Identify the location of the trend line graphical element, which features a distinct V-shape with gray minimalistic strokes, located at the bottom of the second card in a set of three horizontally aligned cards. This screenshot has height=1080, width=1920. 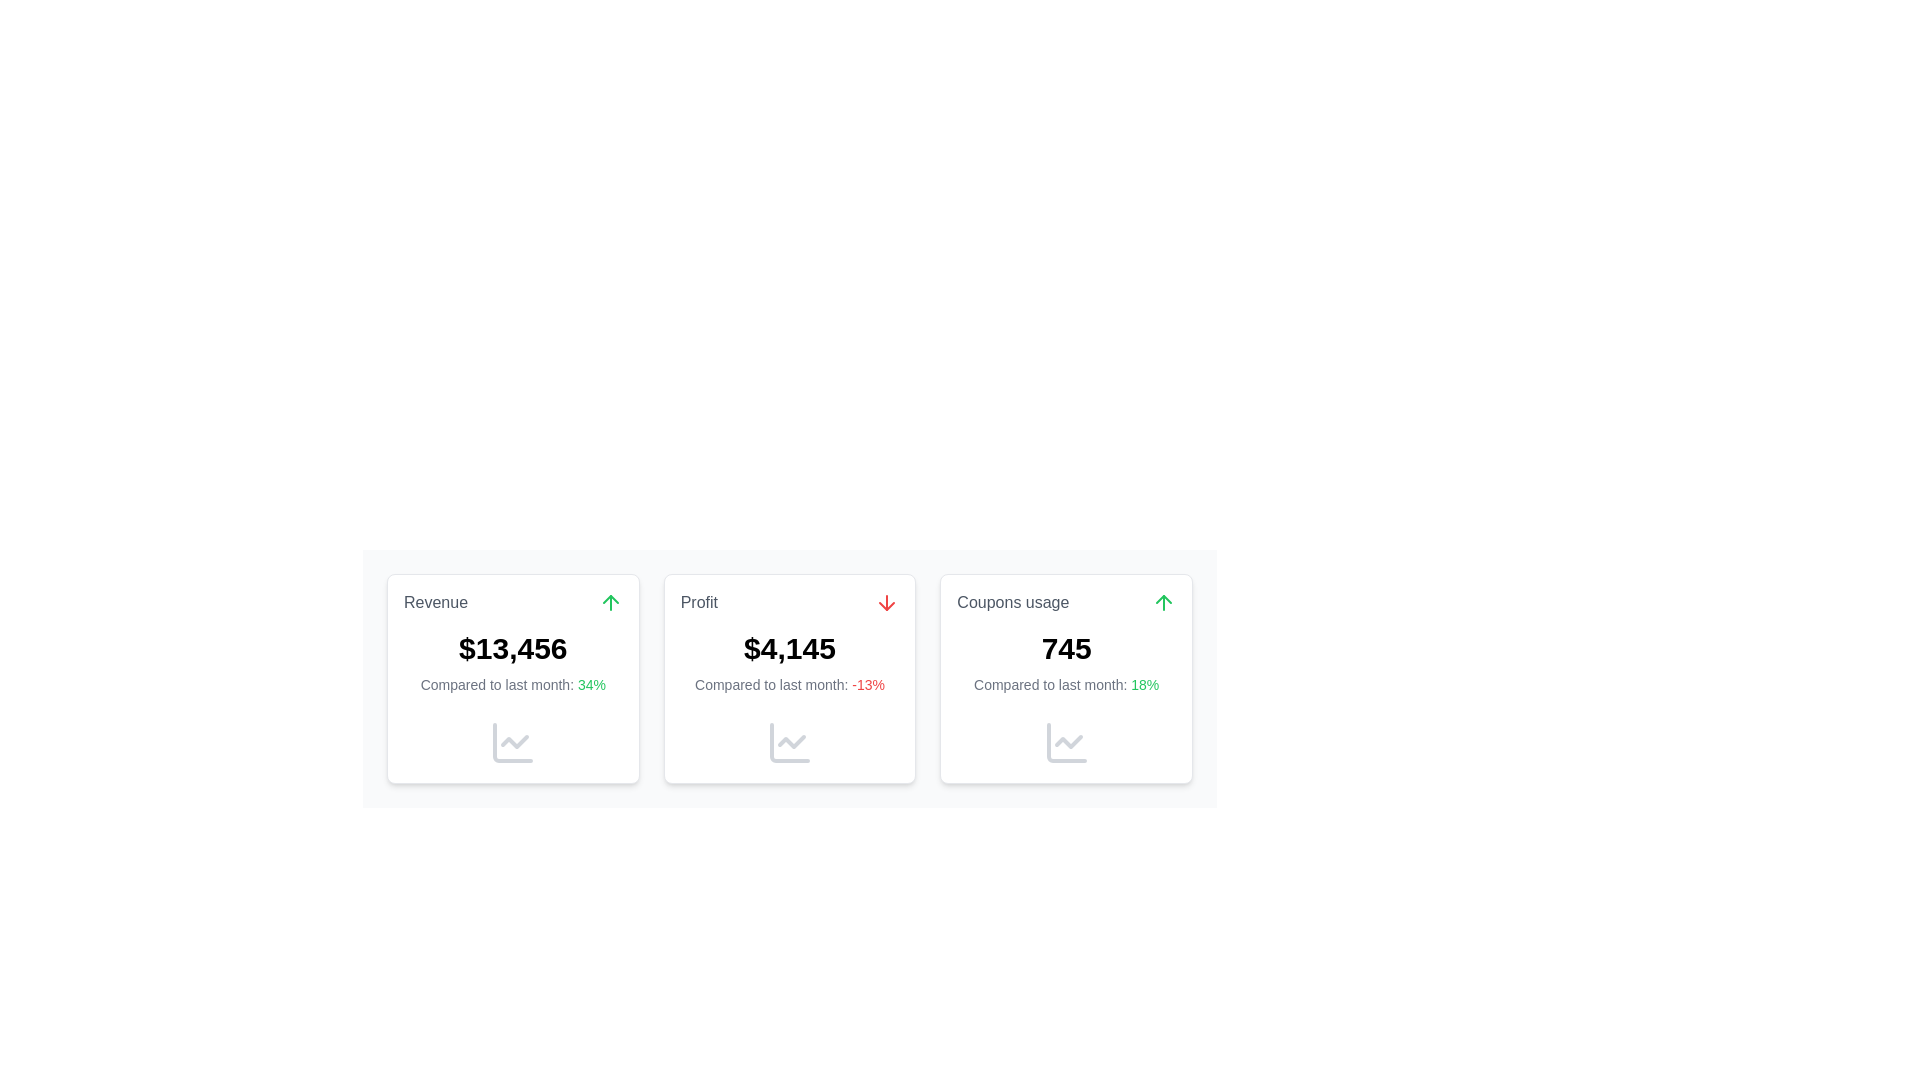
(791, 741).